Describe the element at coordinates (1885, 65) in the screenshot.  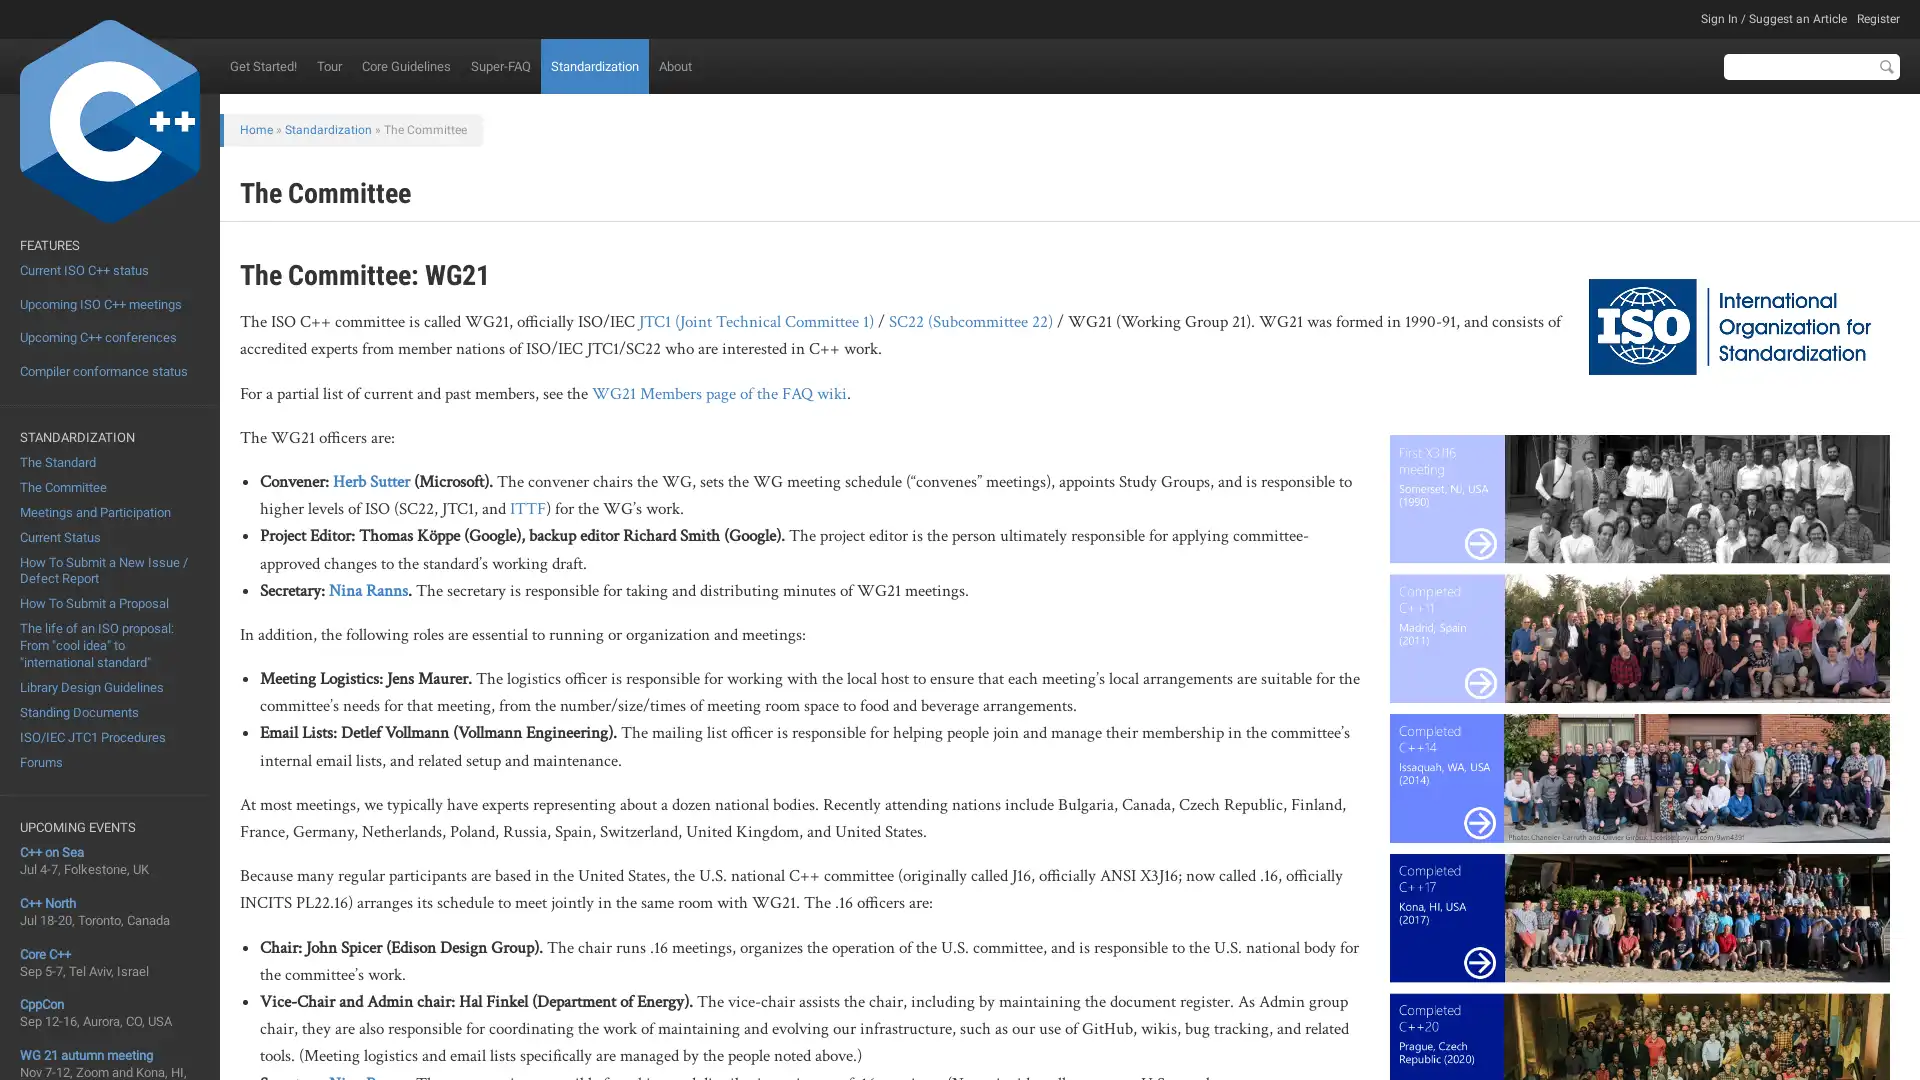
I see `Search` at that location.